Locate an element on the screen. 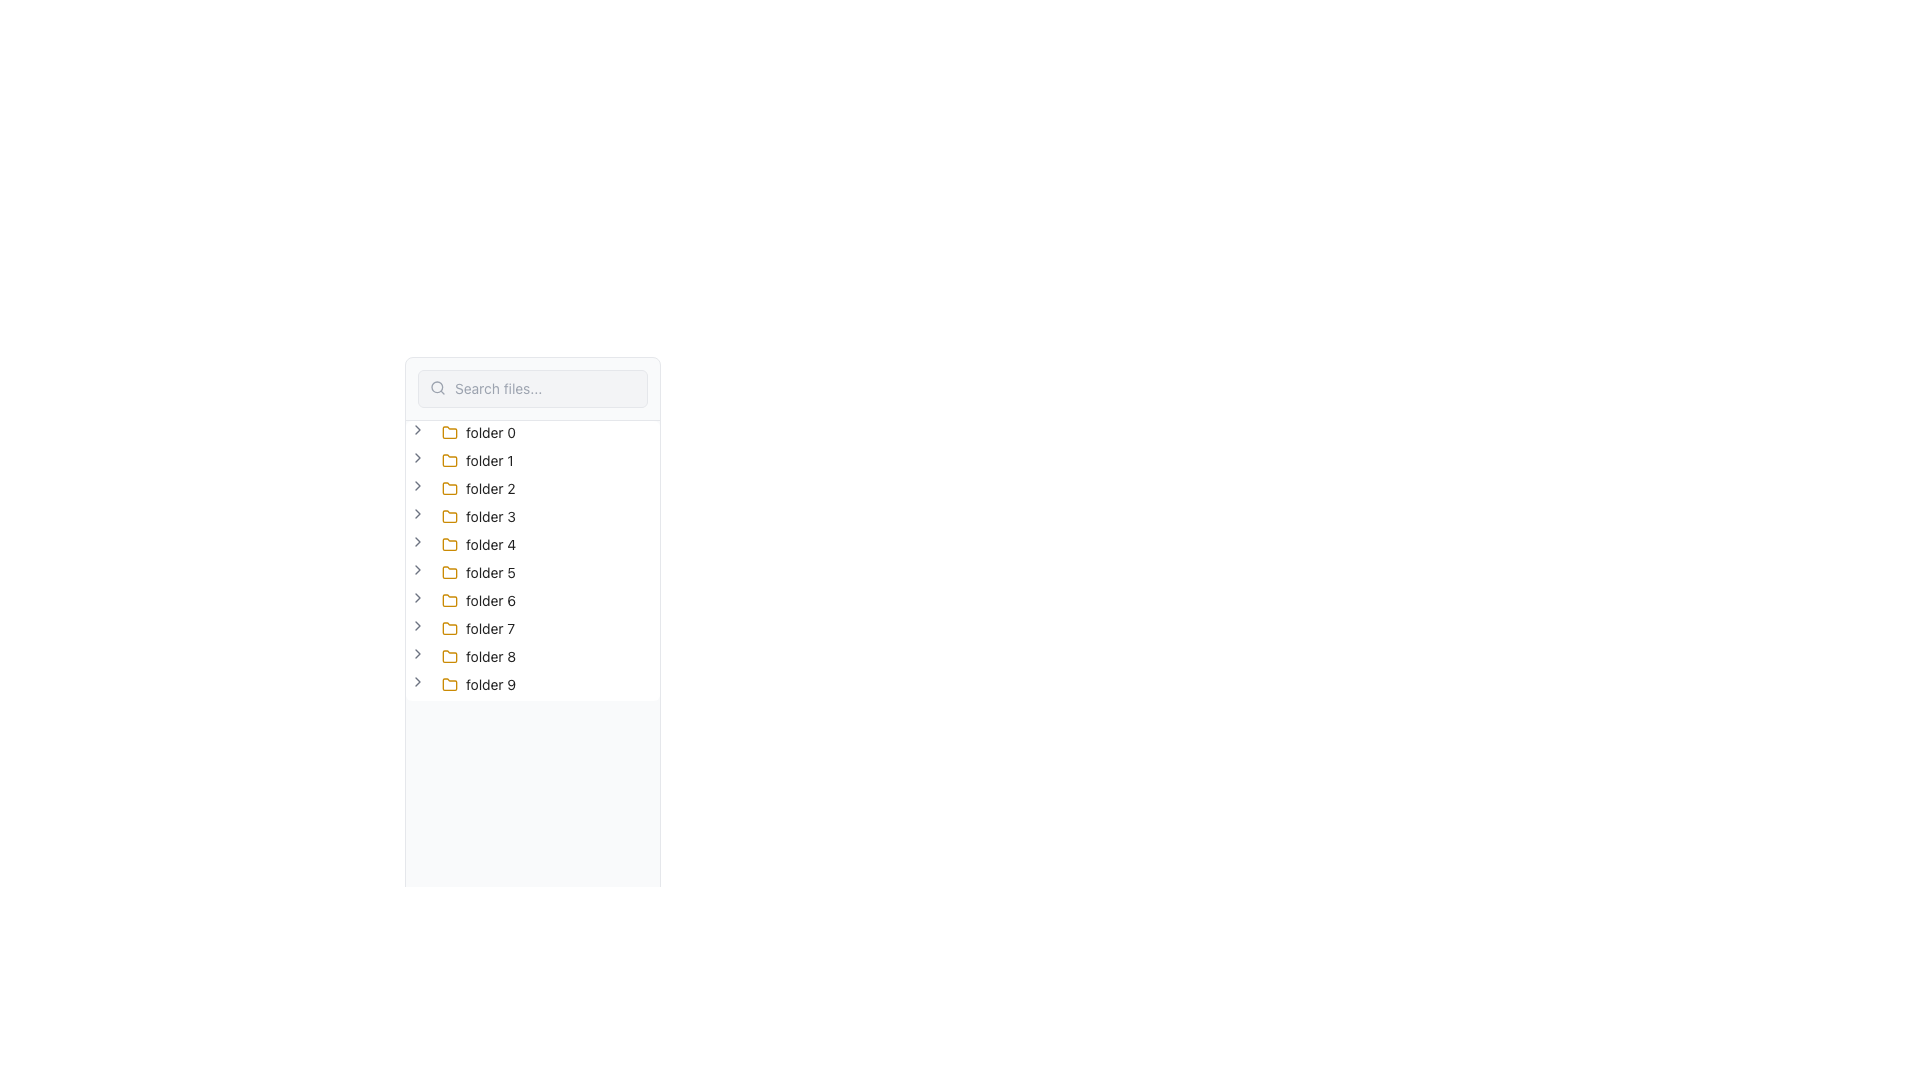 This screenshot has width=1920, height=1080. the chevron button located to the left of the label 'folder 4' is located at coordinates (416, 544).